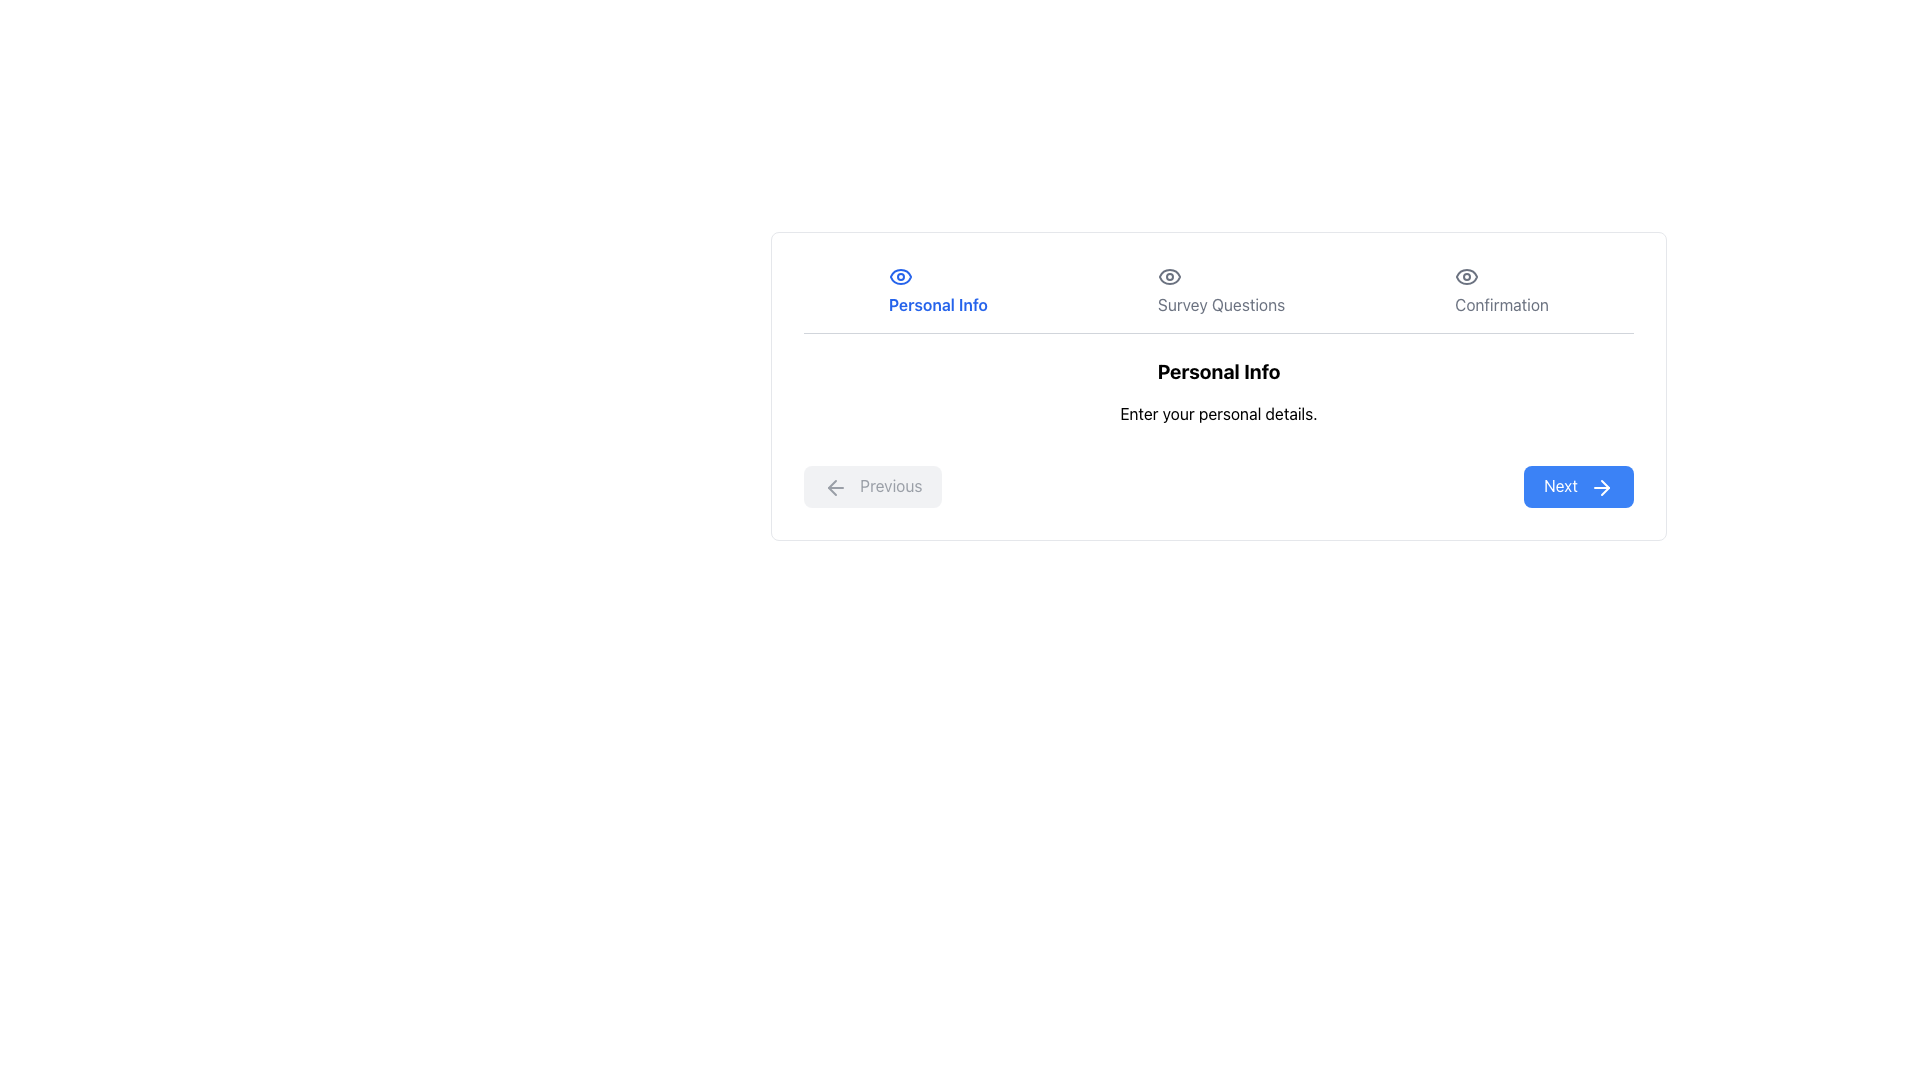 This screenshot has height=1080, width=1920. I want to click on the design of the right arrow icon located on the blue circular background of the 'Next' button at the bottom right of the dialog box, so click(1602, 486).